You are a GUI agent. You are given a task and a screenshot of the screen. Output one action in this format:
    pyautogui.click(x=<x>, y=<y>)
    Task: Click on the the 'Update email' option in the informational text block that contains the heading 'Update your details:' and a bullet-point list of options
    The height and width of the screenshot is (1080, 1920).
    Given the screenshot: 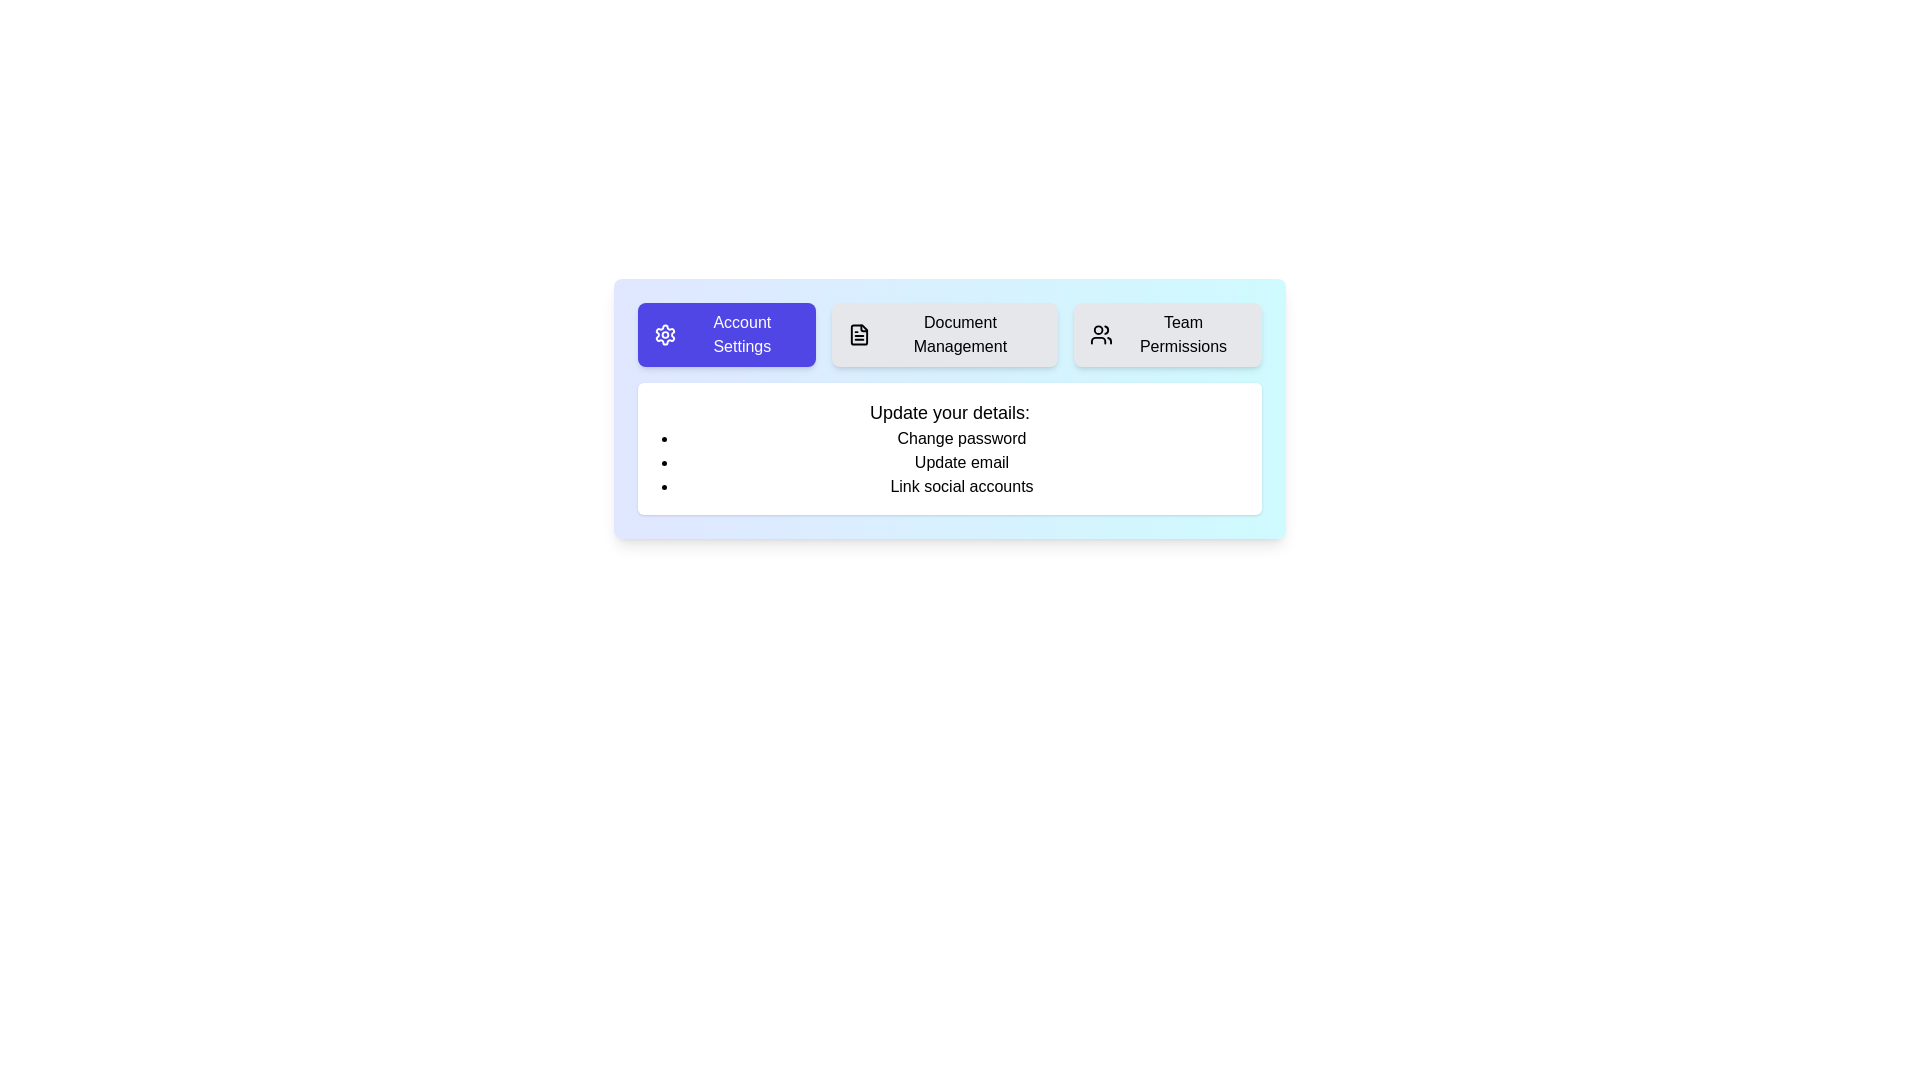 What is the action you would take?
    pyautogui.click(x=949, y=447)
    